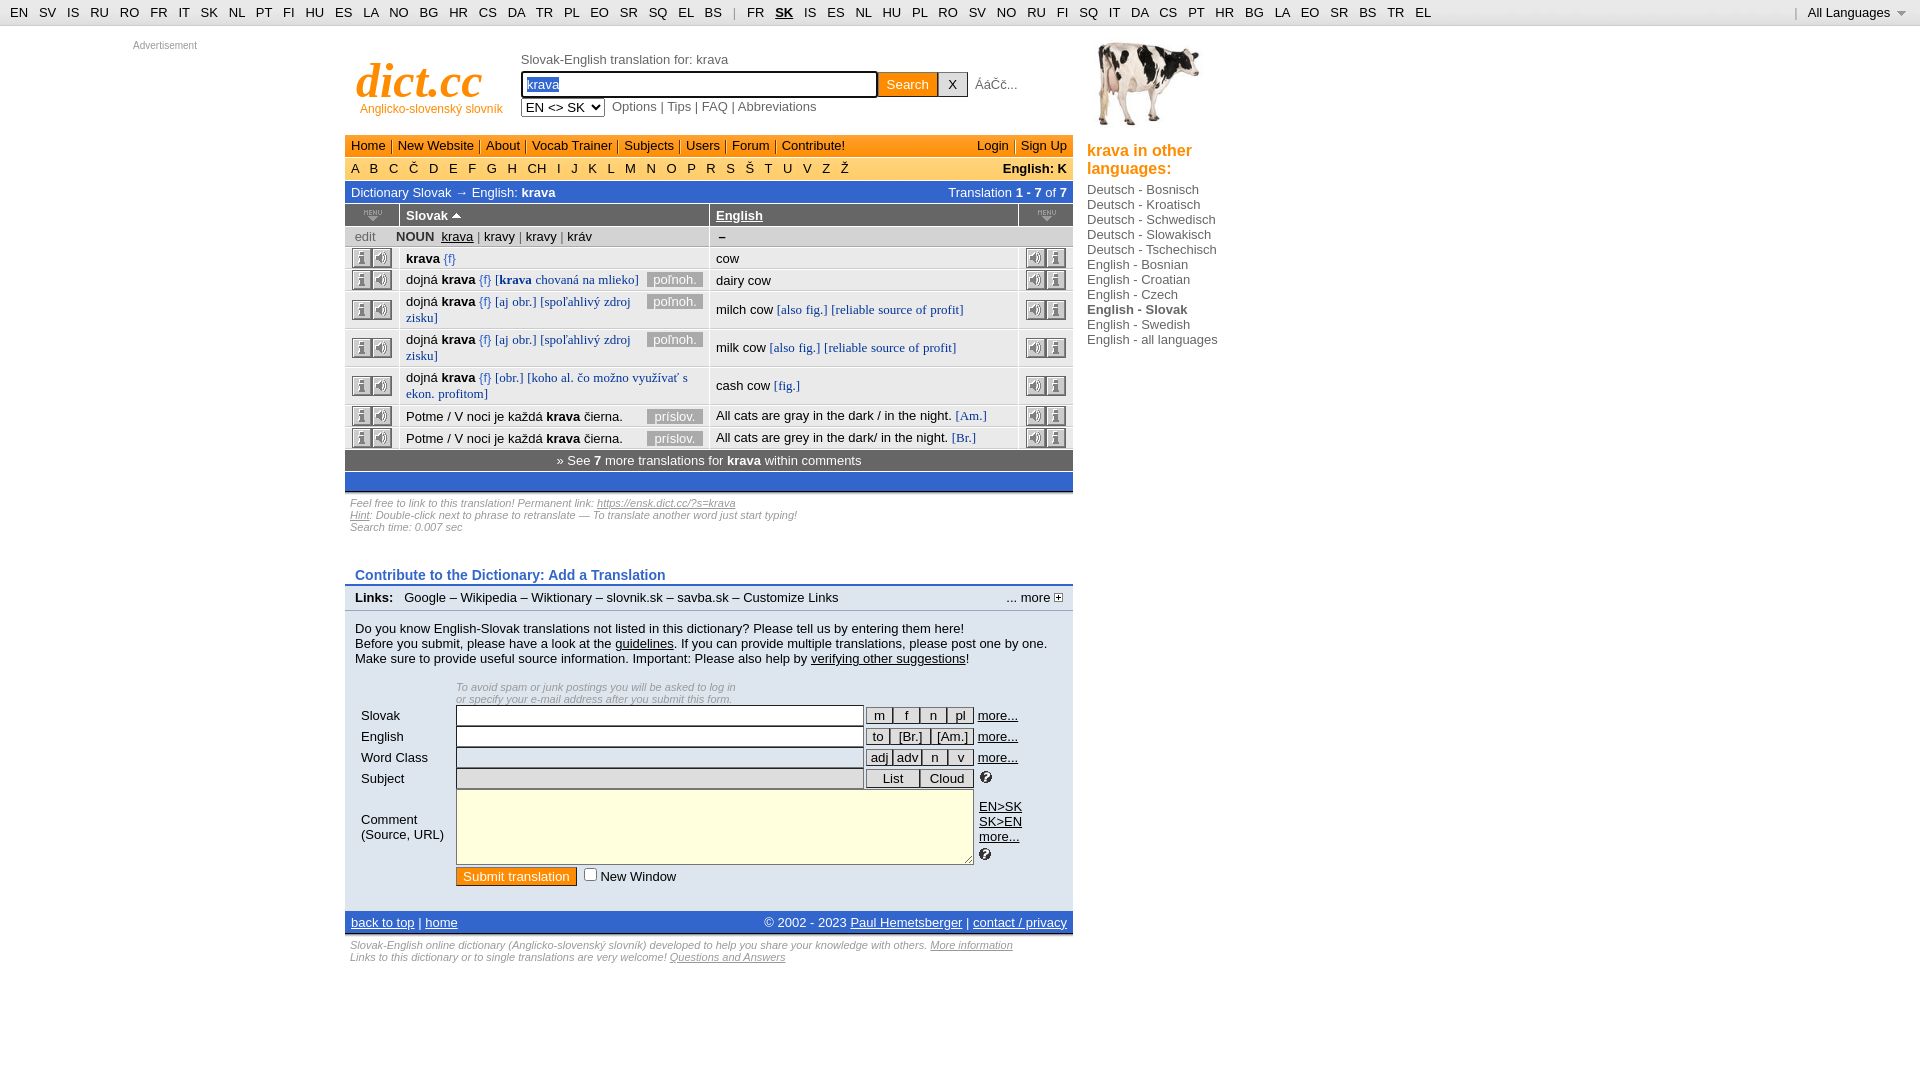 This screenshot has height=1080, width=1920. What do you see at coordinates (1147, 88) in the screenshot?
I see `'holstein cow  5 years old ...'` at bounding box center [1147, 88].